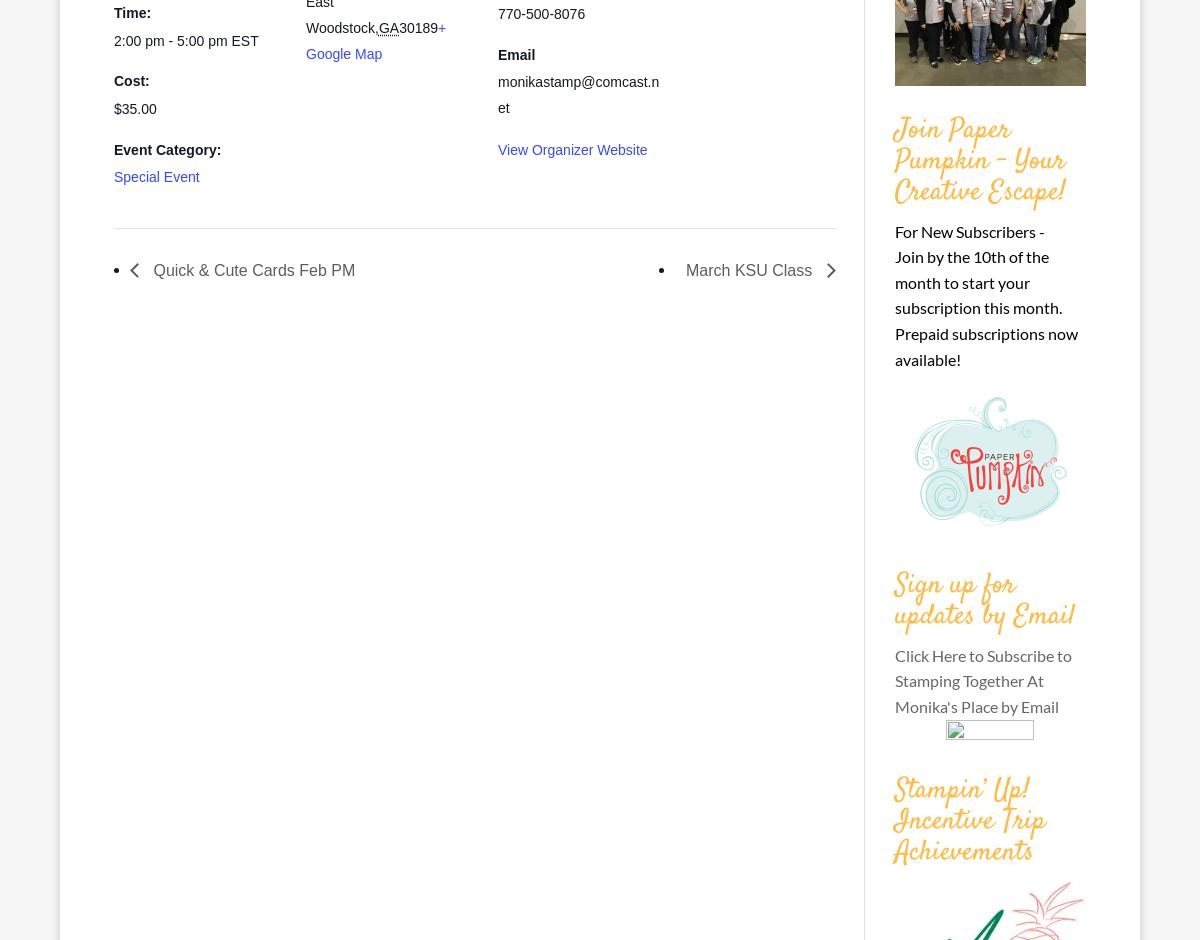  What do you see at coordinates (982, 678) in the screenshot?
I see `'Click Here to Subscribe to Stamping Together At Monika's Place by Email'` at bounding box center [982, 678].